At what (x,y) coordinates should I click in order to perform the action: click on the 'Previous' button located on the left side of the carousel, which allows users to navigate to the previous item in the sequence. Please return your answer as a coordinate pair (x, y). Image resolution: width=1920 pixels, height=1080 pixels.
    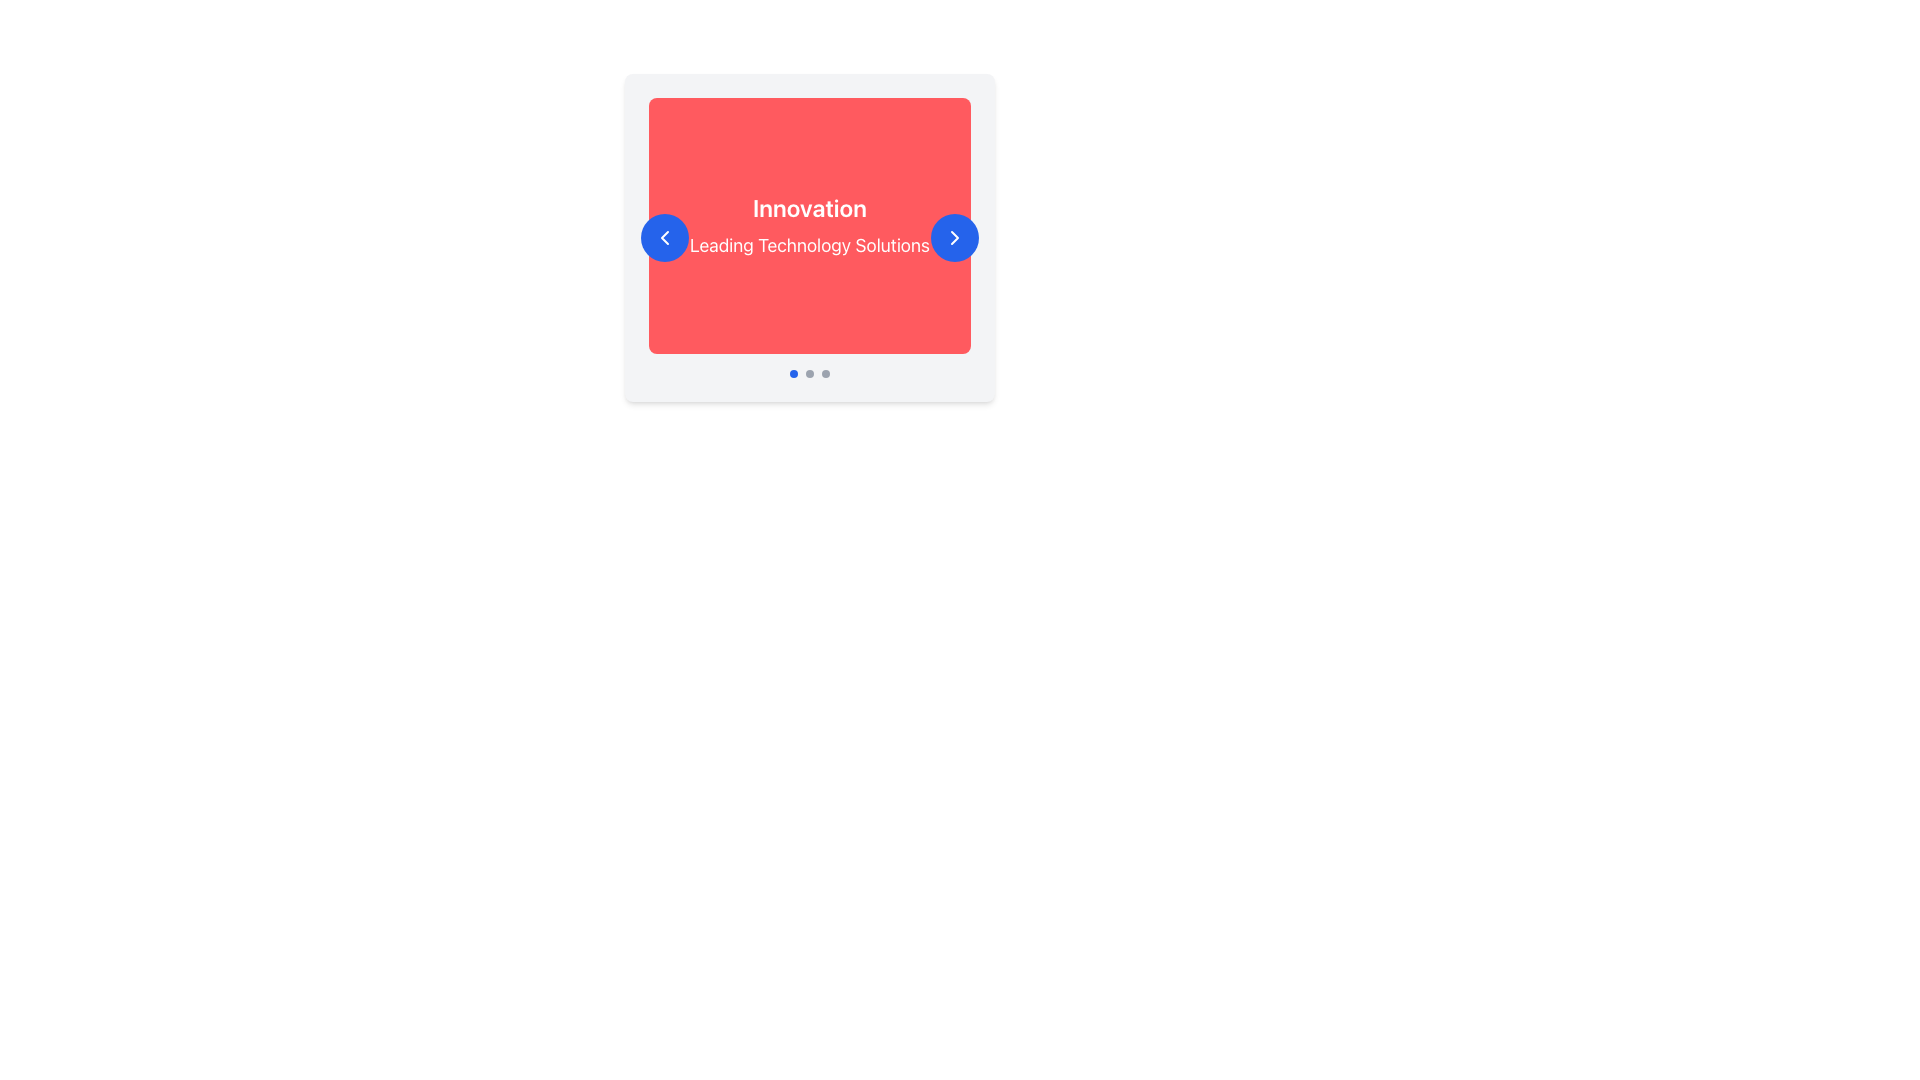
    Looking at the image, I should click on (665, 237).